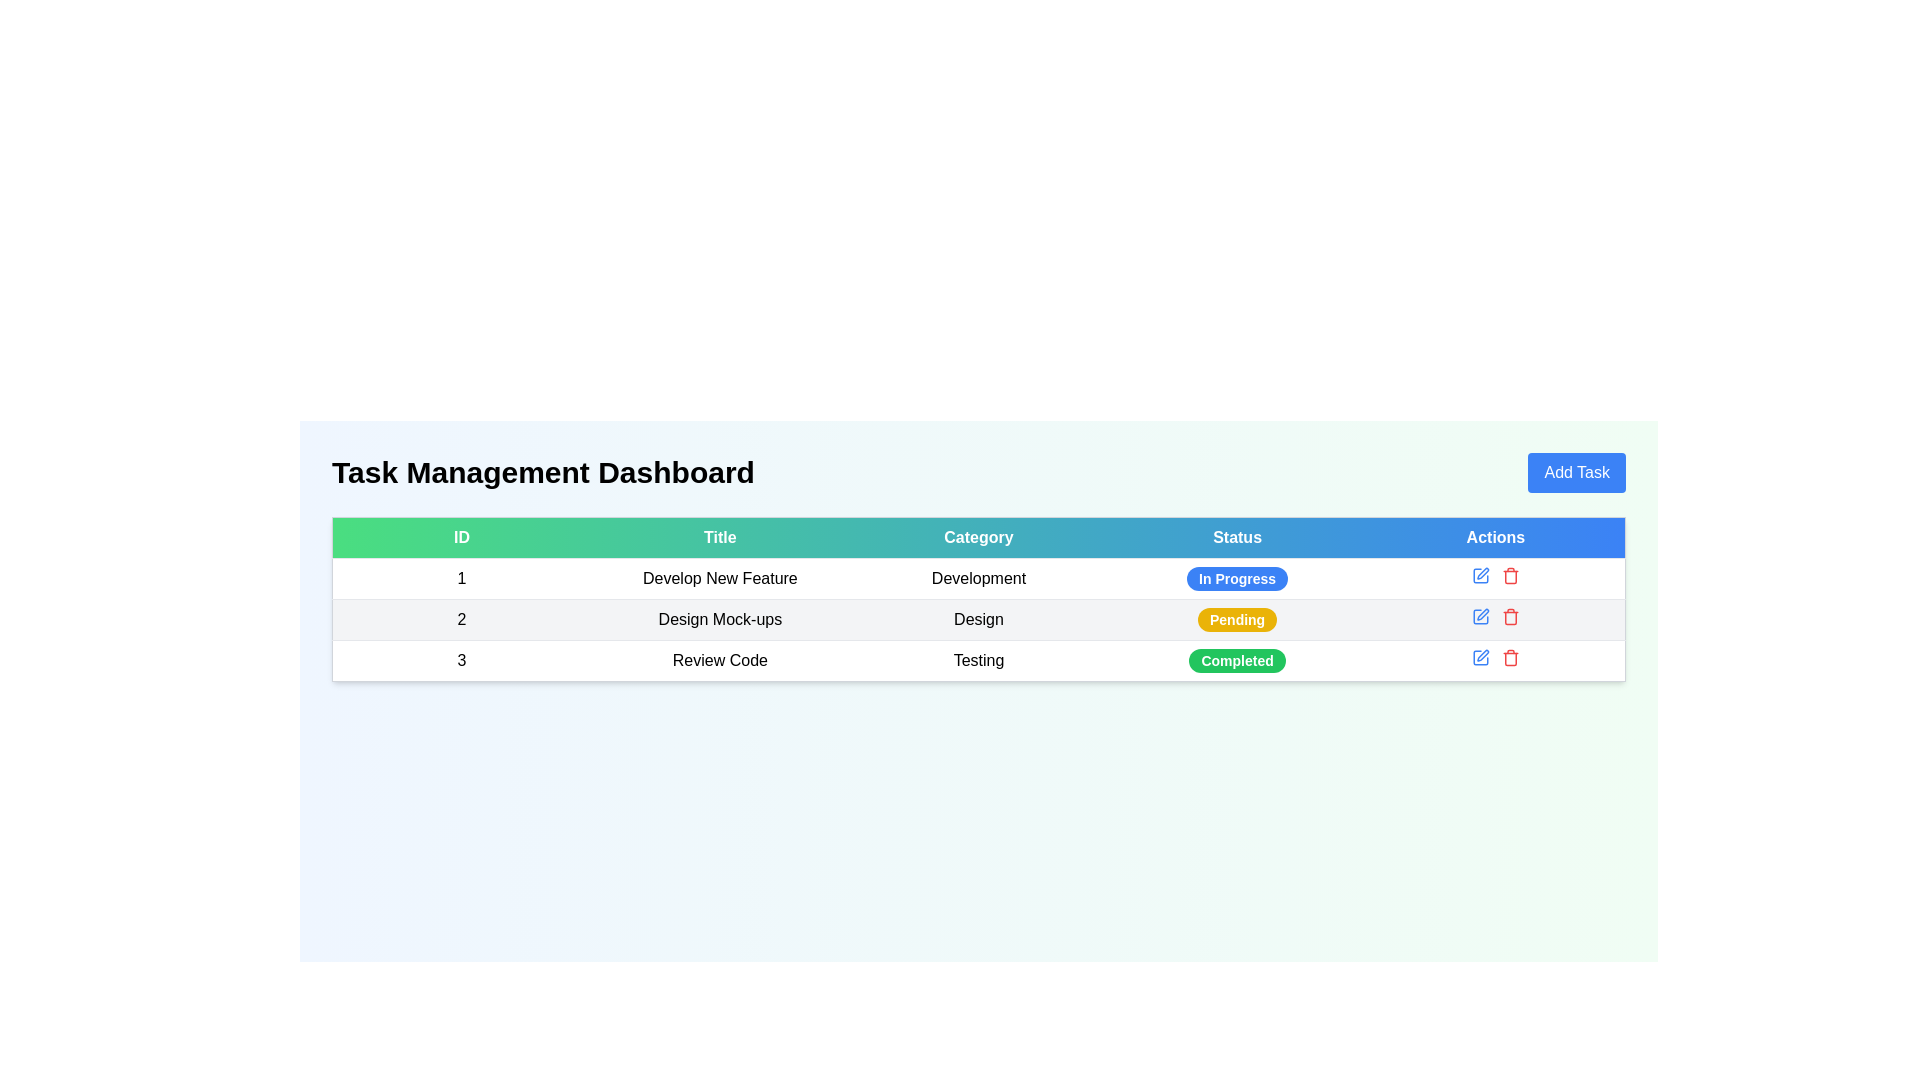  I want to click on the details of the task in the first row of the task management dashboard, which includes its ID, title, category, status, and available actions, so click(979, 578).